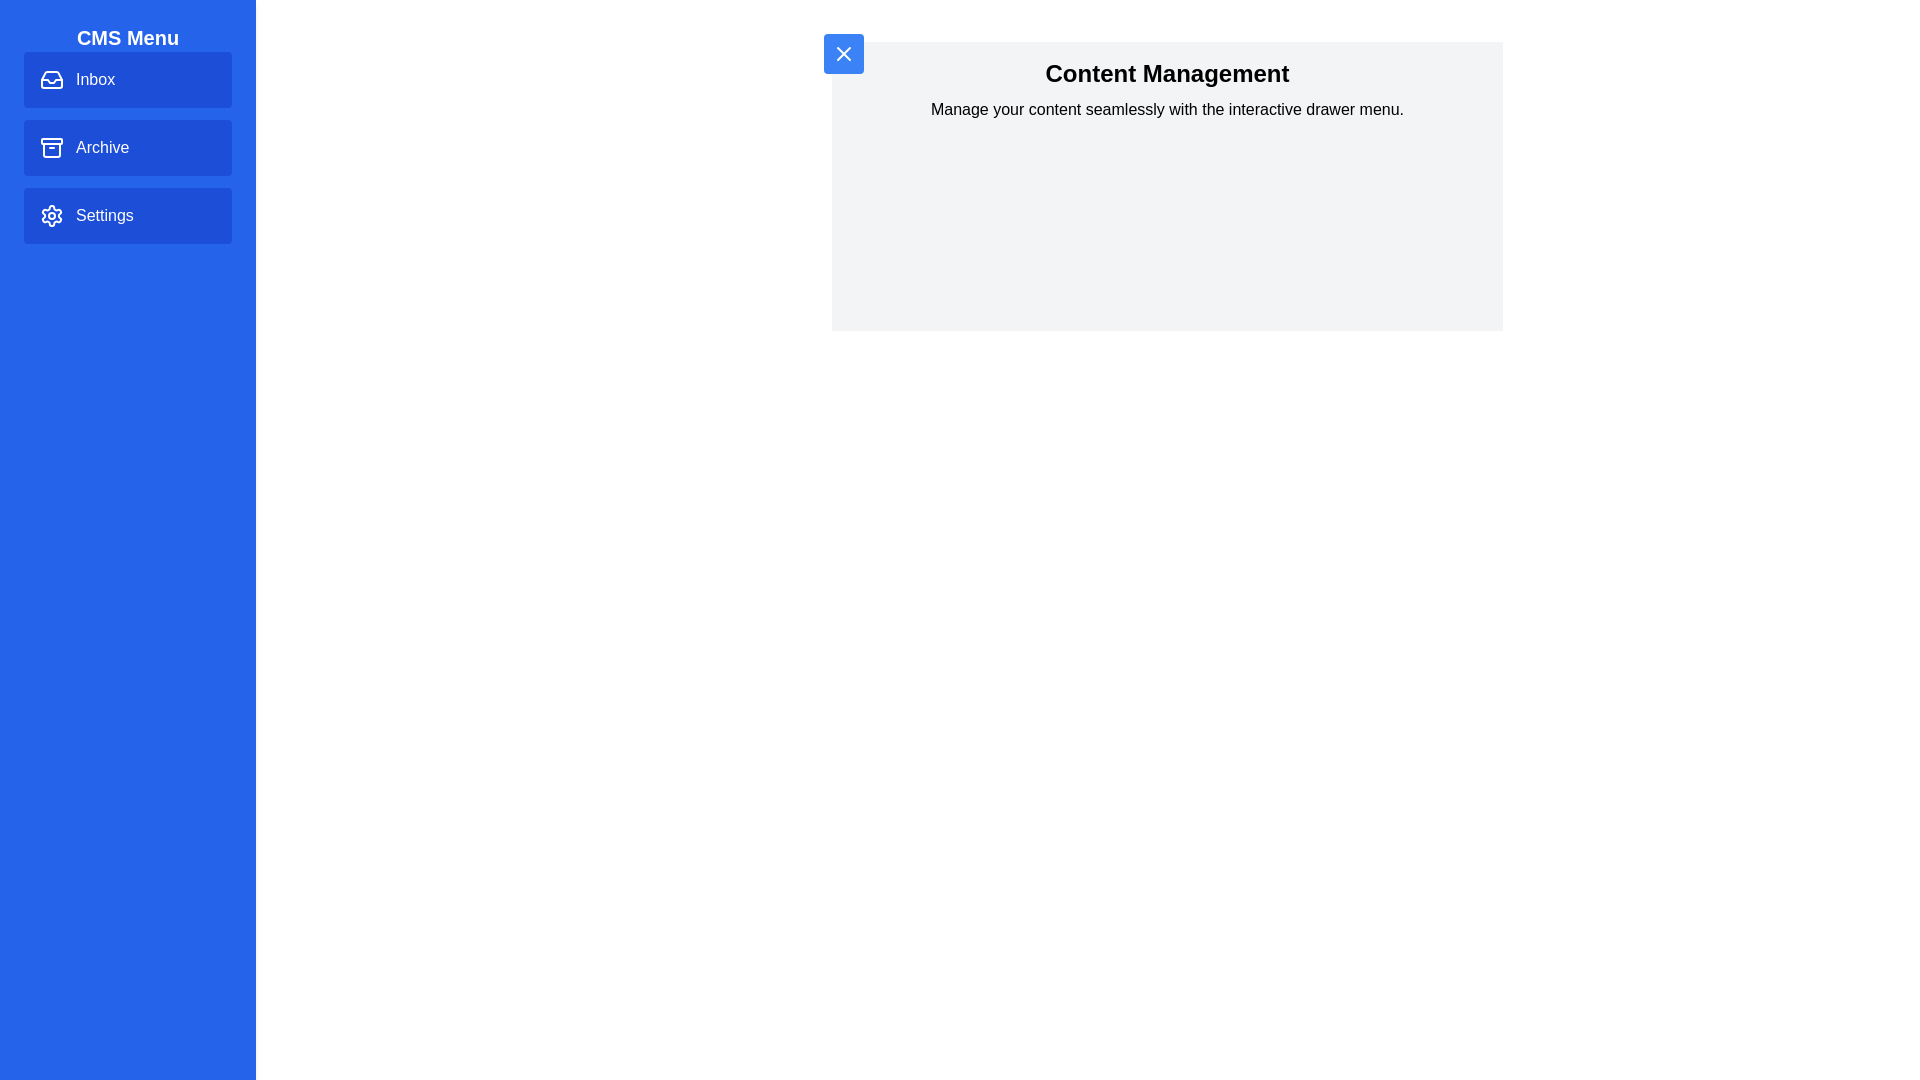  I want to click on the menu item Inbox from the drawer, so click(127, 79).